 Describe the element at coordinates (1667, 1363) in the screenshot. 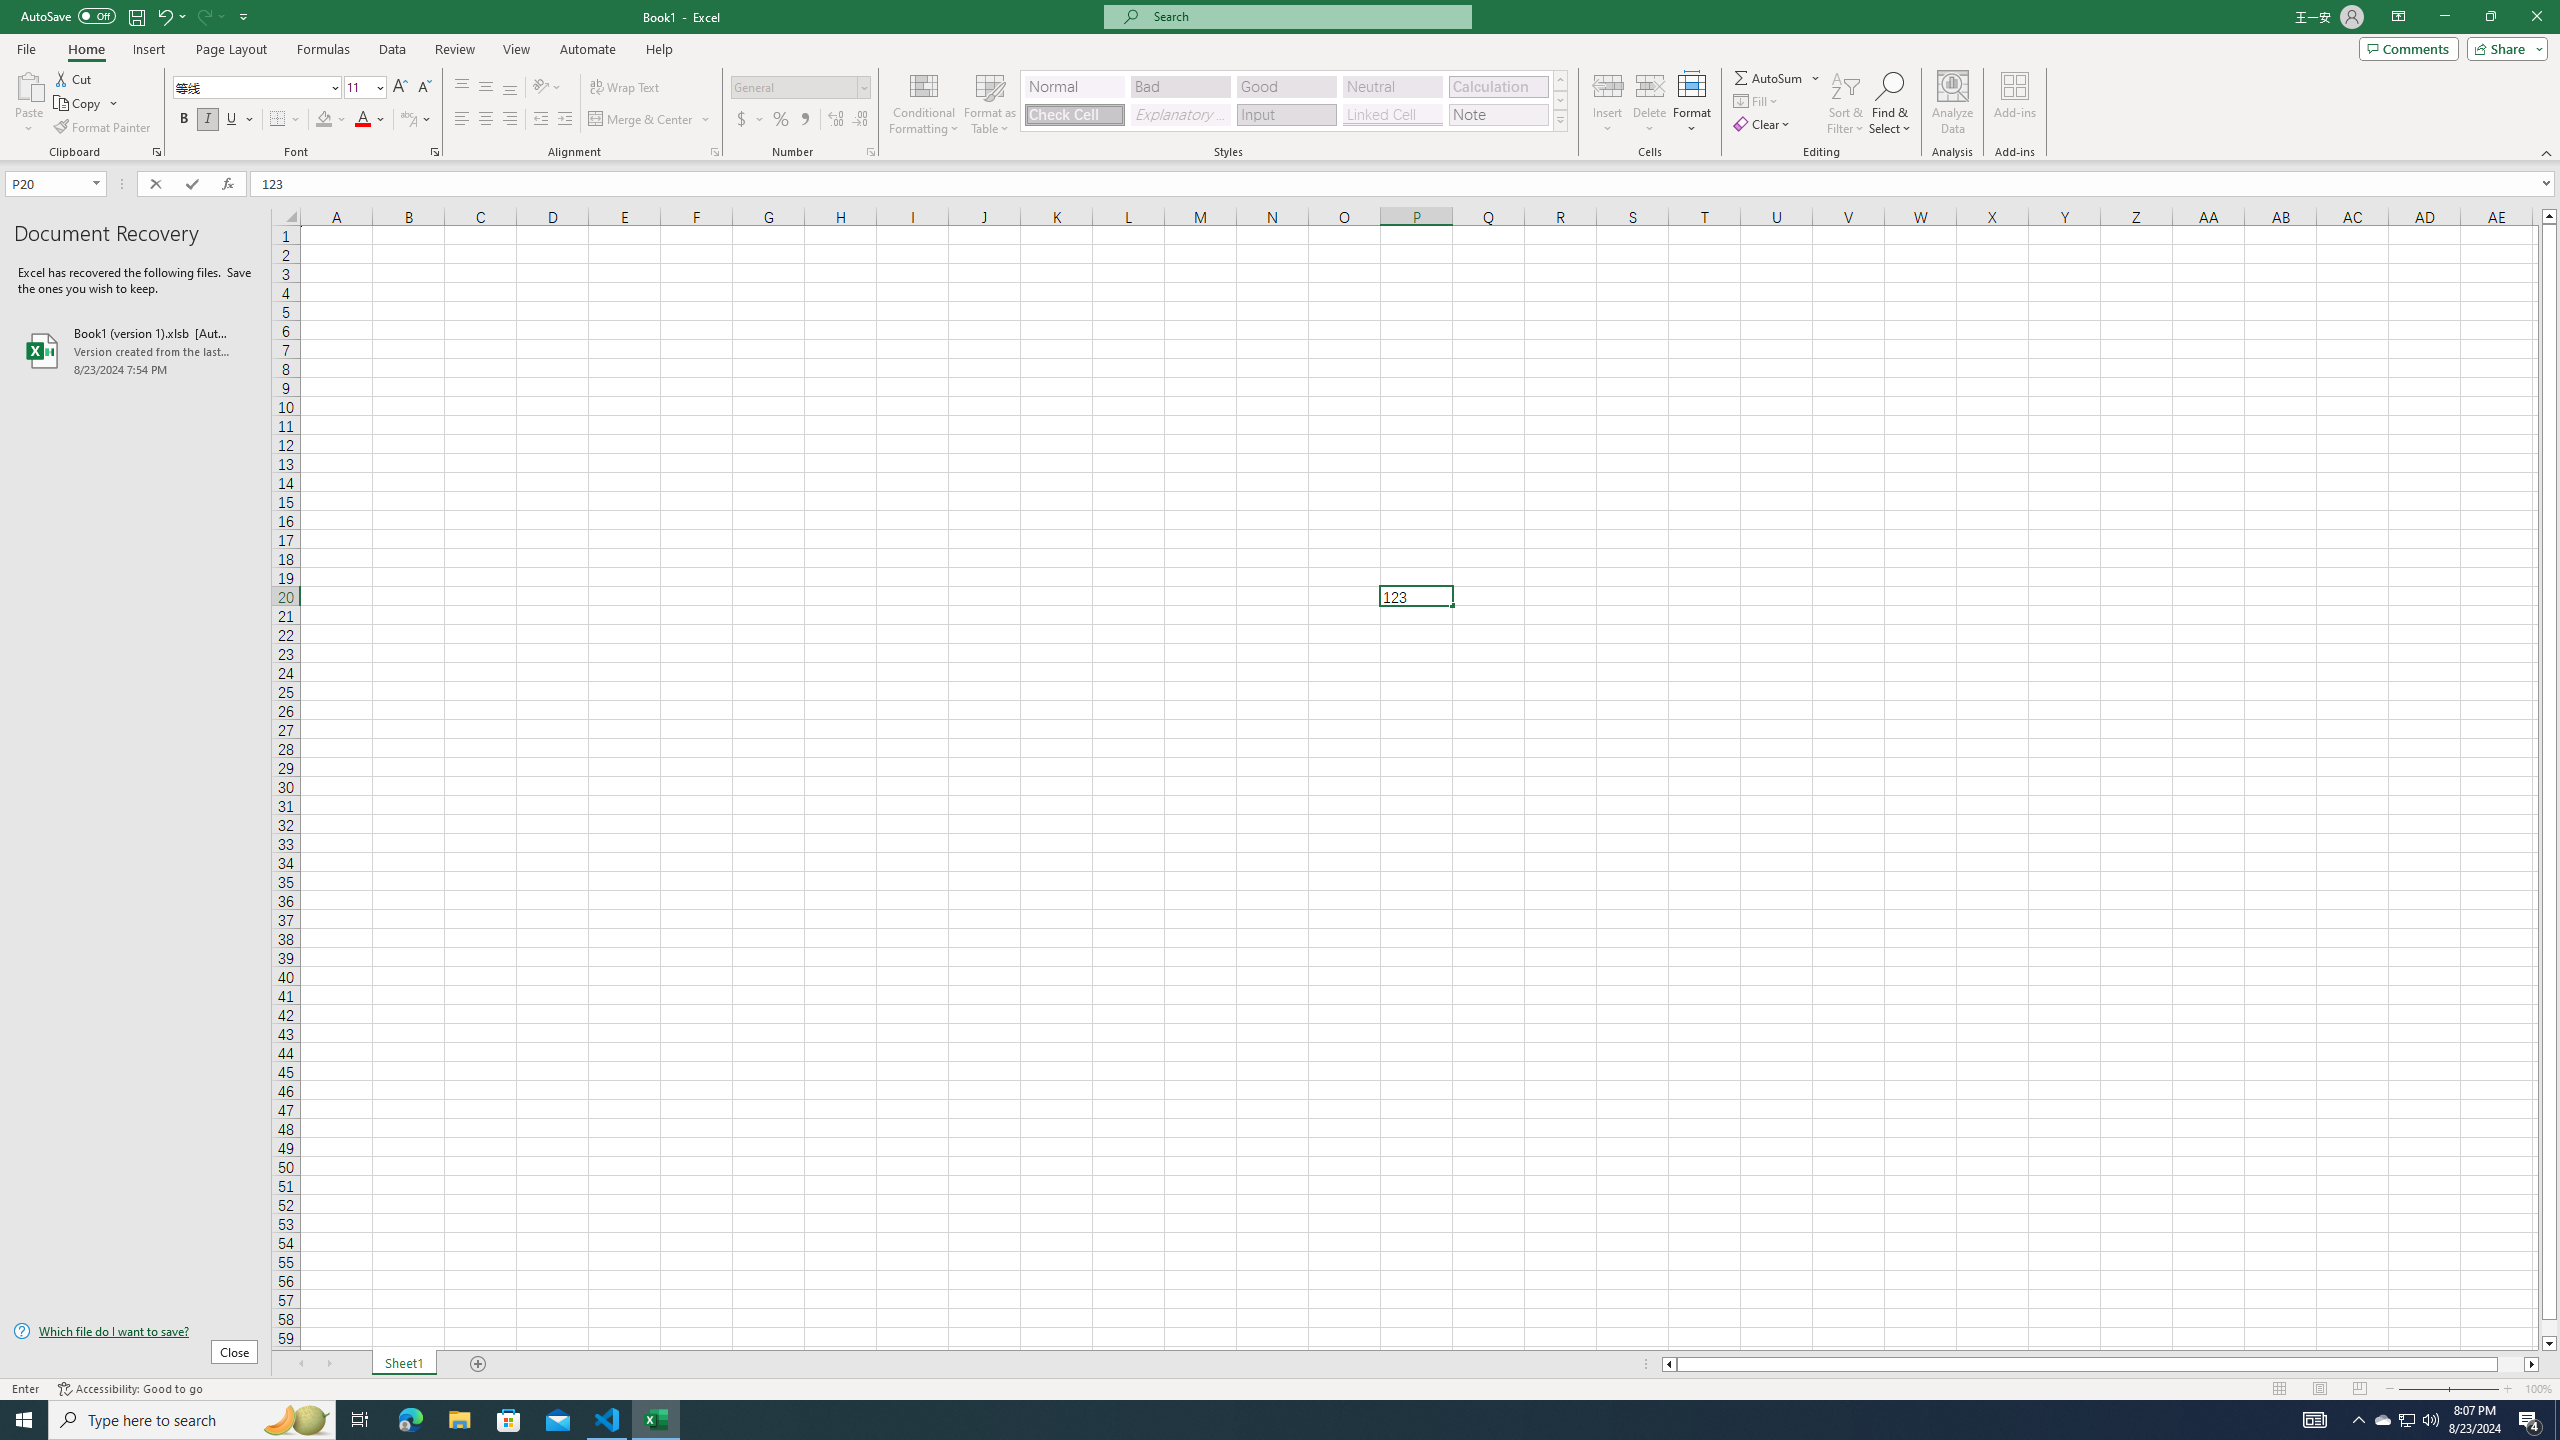

I see `'Column left'` at that location.